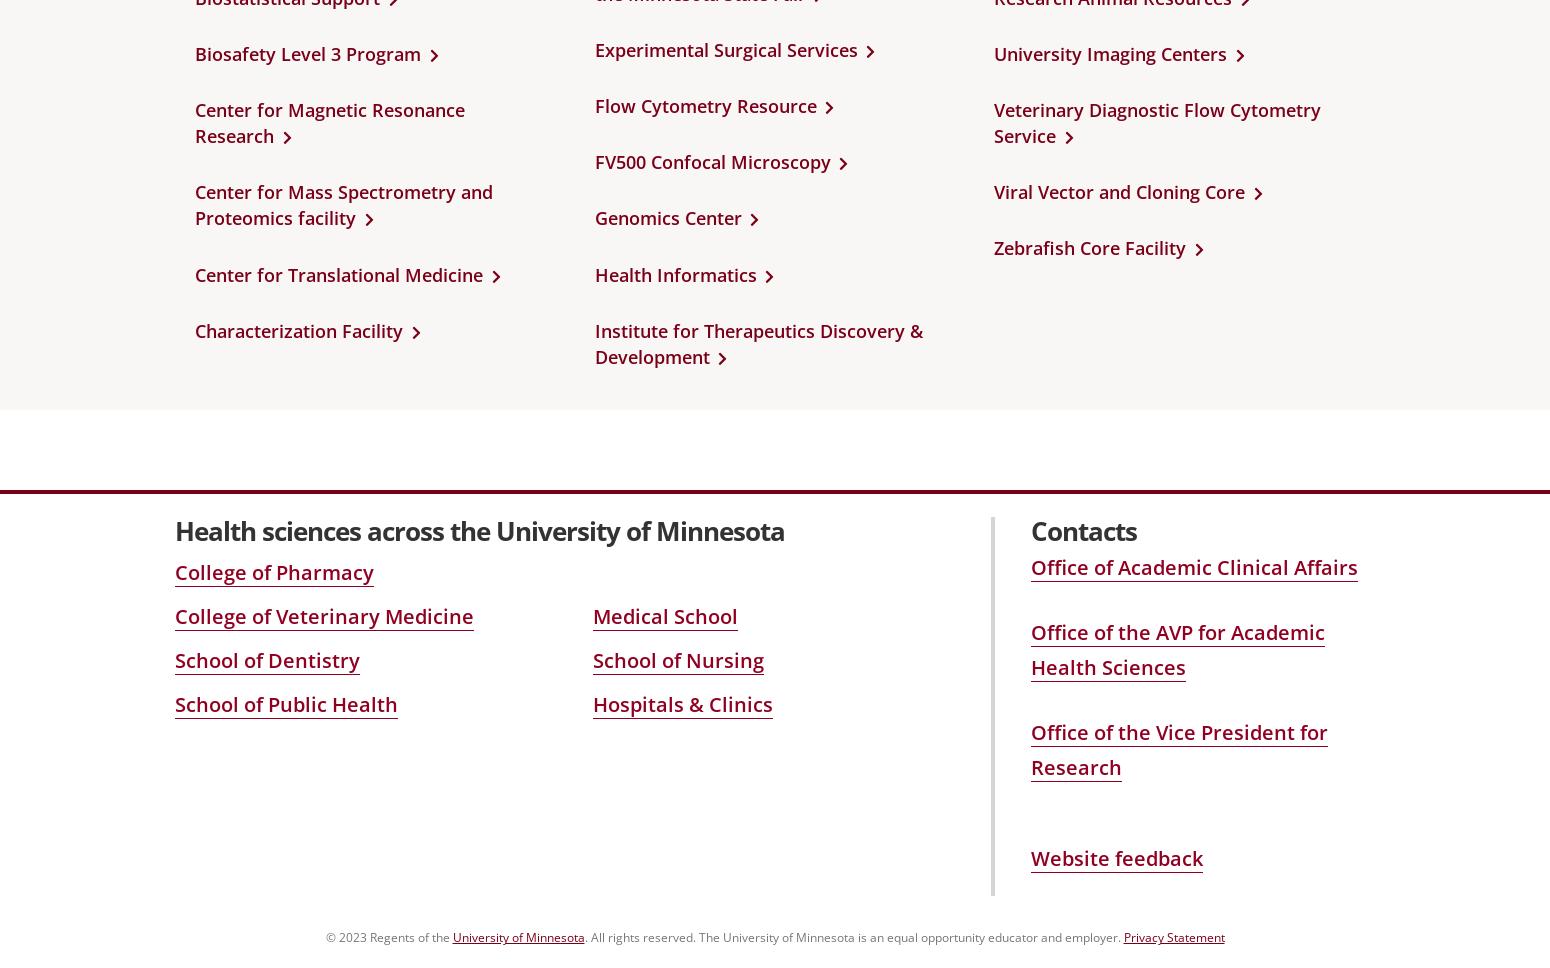 This screenshot has height=968, width=1550. I want to click on 'Regents of the', so click(409, 936).